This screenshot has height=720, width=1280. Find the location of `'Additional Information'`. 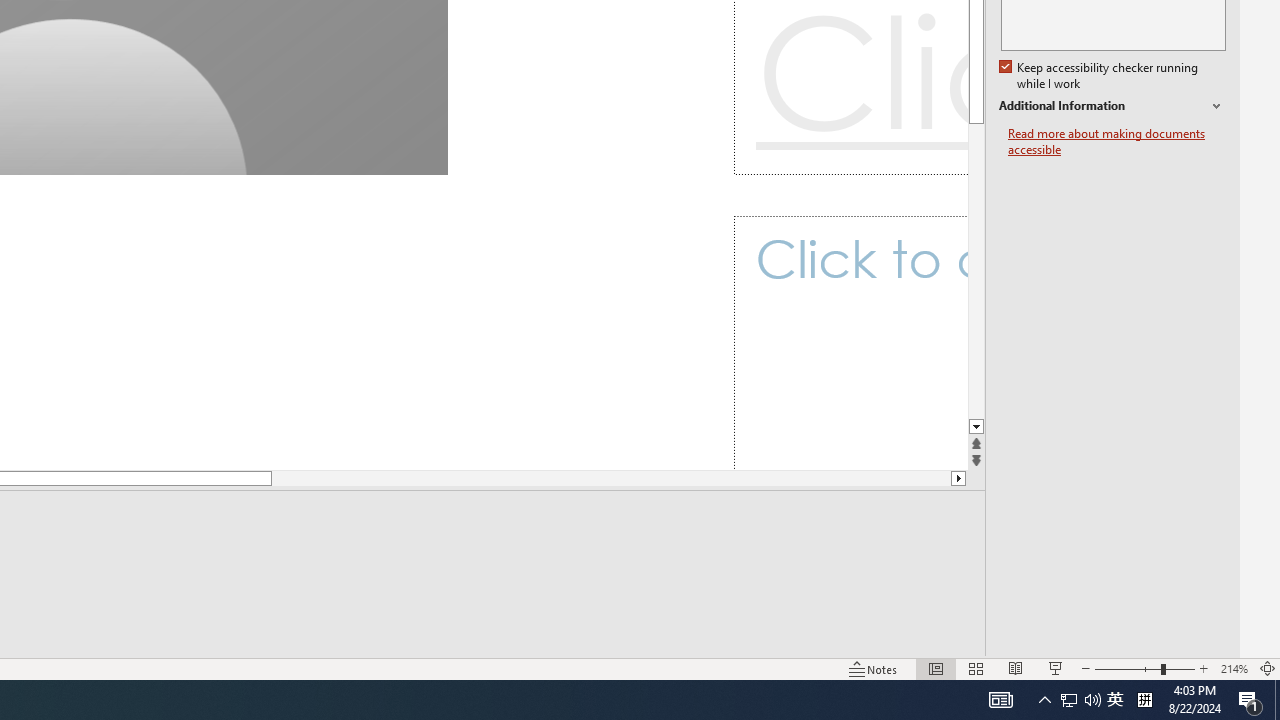

'Additional Information' is located at coordinates (1111, 106).